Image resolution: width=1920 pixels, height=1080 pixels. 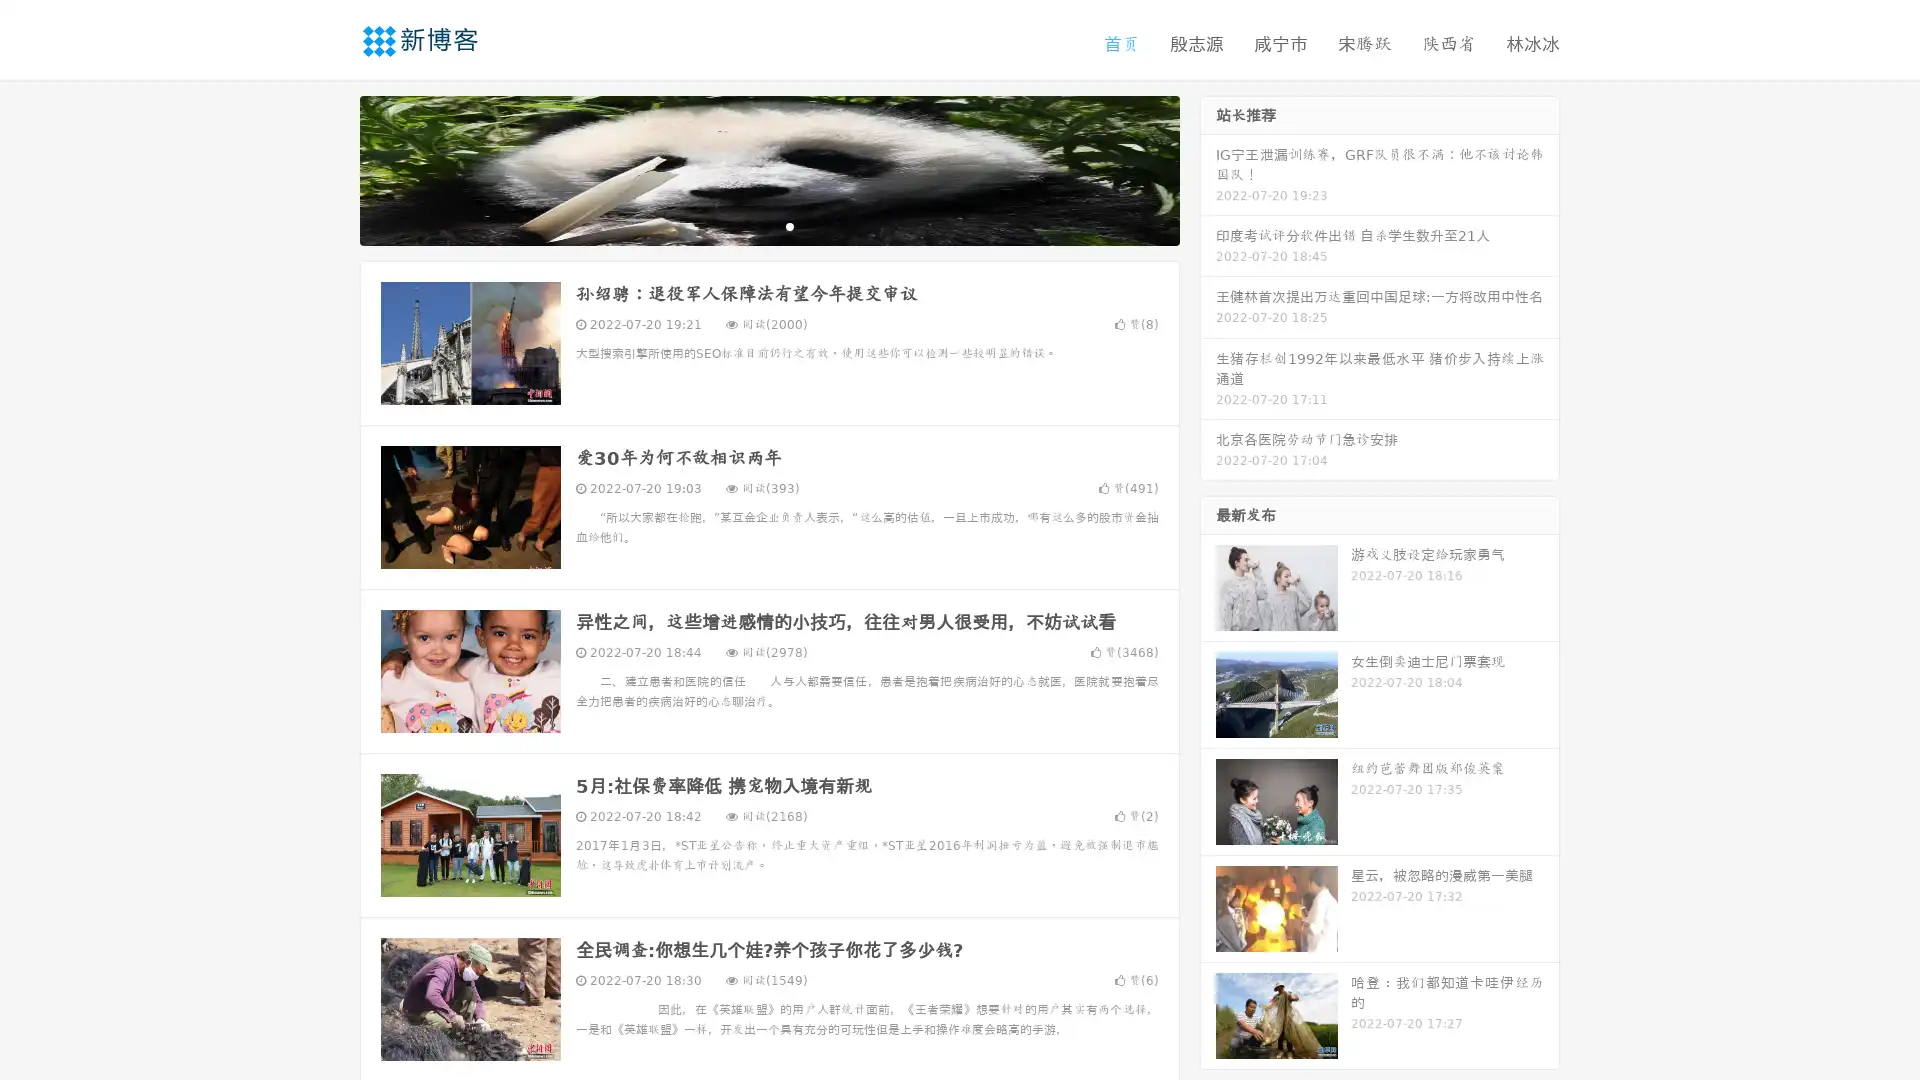 What do you see at coordinates (768, 225) in the screenshot?
I see `Go to slide 2` at bounding box center [768, 225].